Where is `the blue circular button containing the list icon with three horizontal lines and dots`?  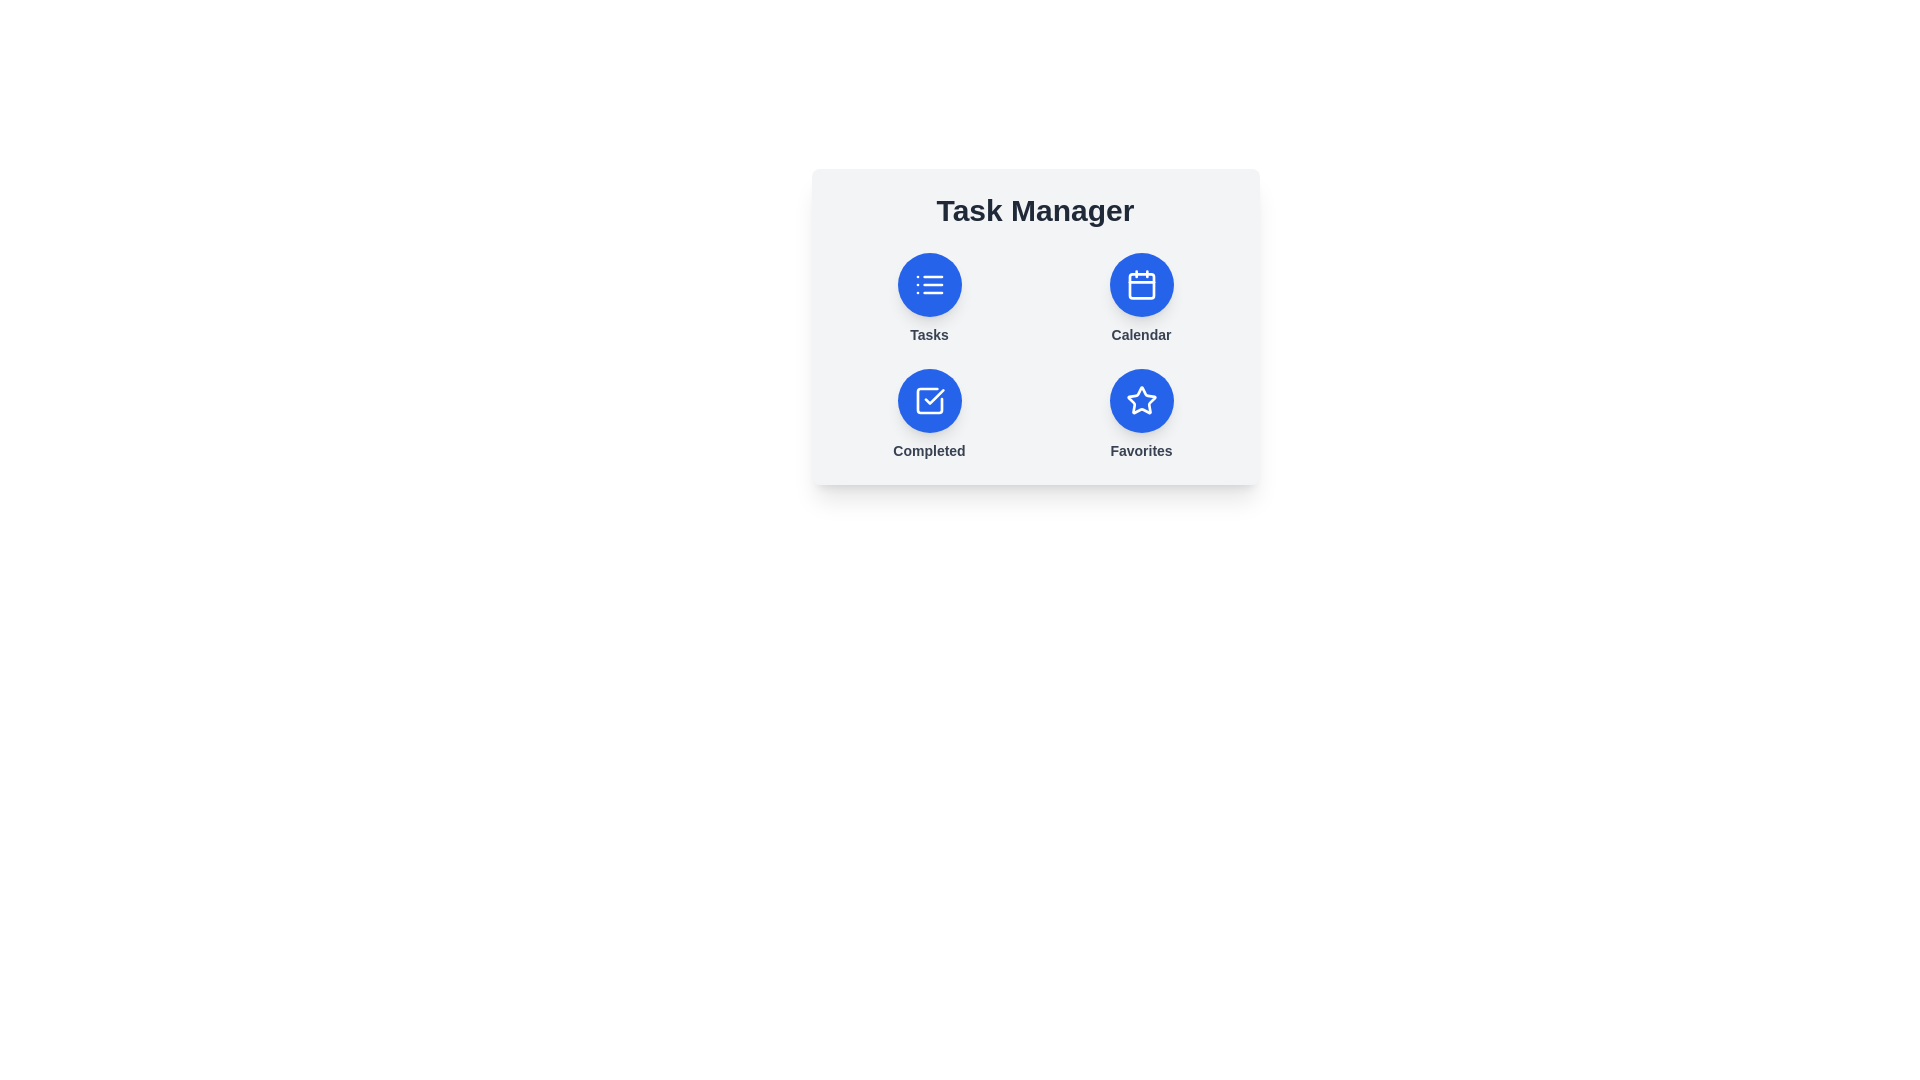 the blue circular button containing the list icon with three horizontal lines and dots is located at coordinates (928, 285).